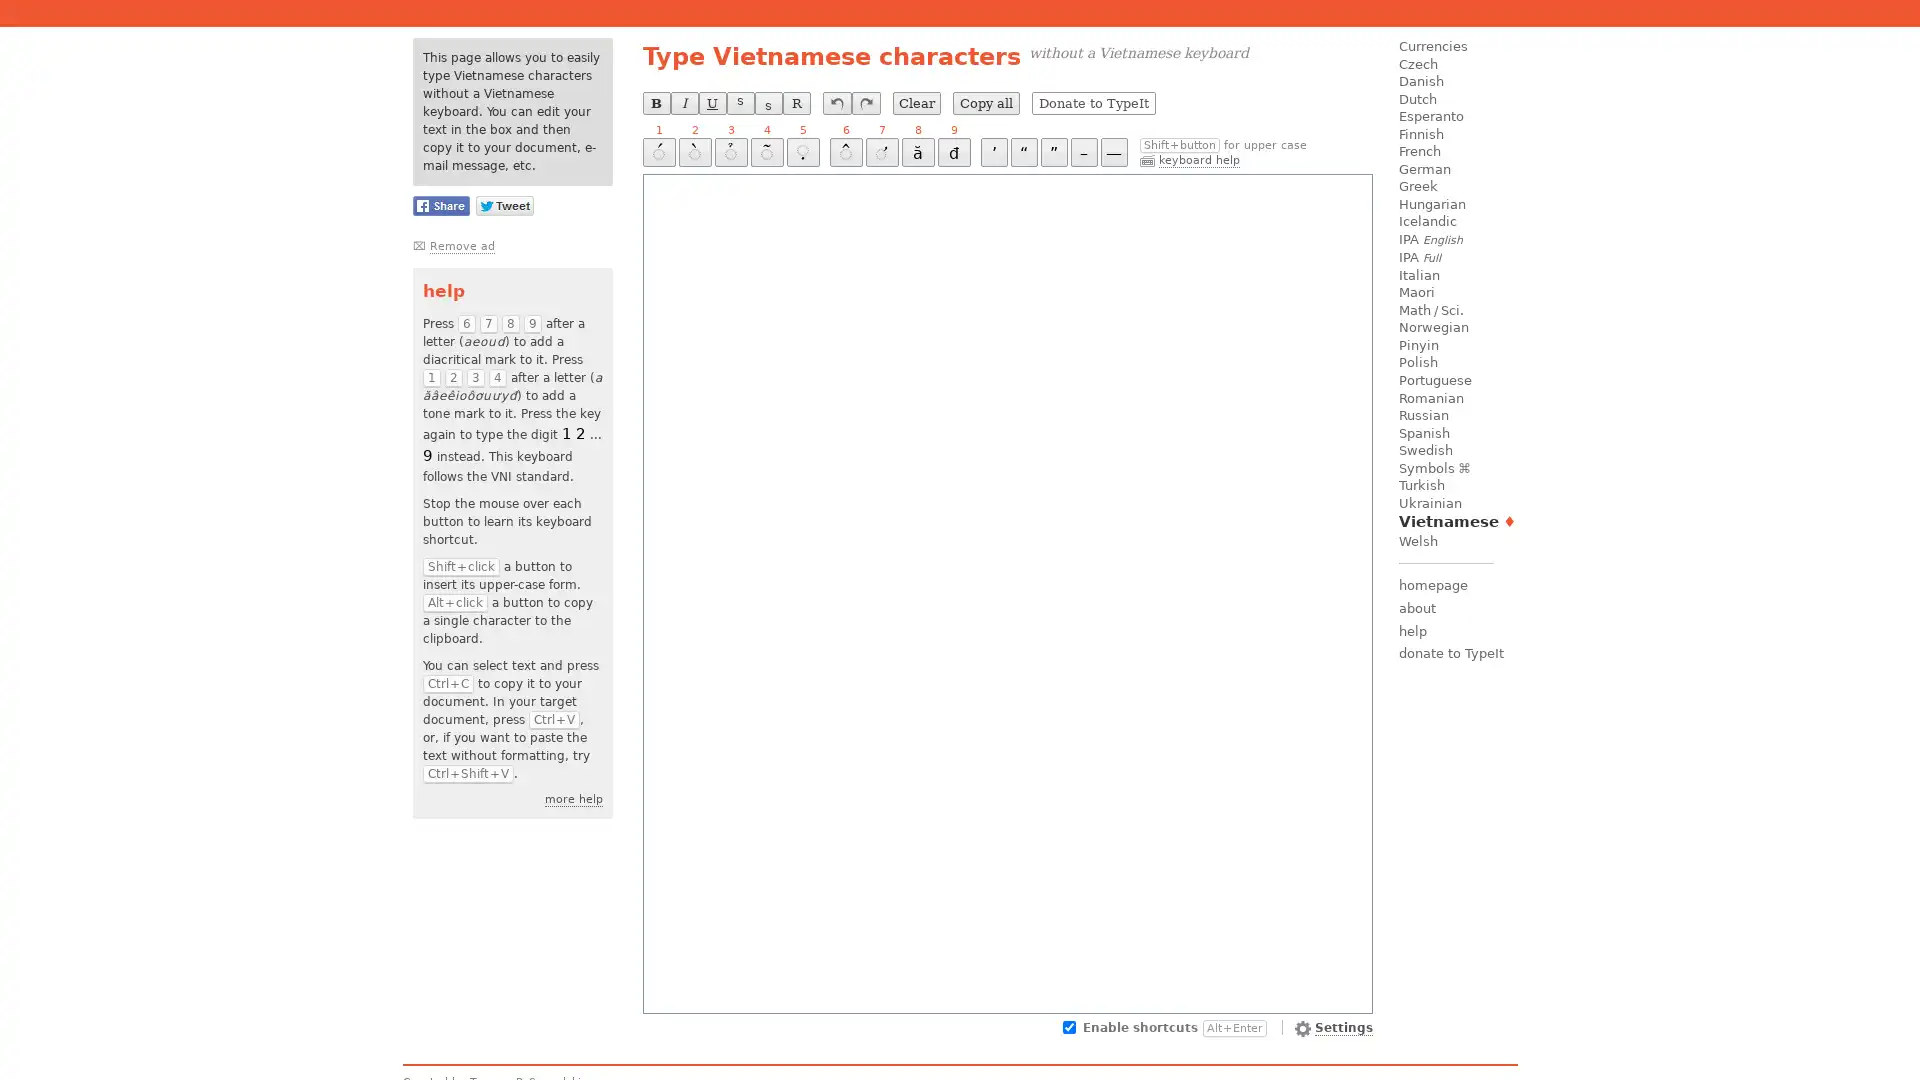 The image size is (1920, 1080). What do you see at coordinates (865, 103) in the screenshot?
I see `redo last undone operation (Ctrl+Y)` at bounding box center [865, 103].